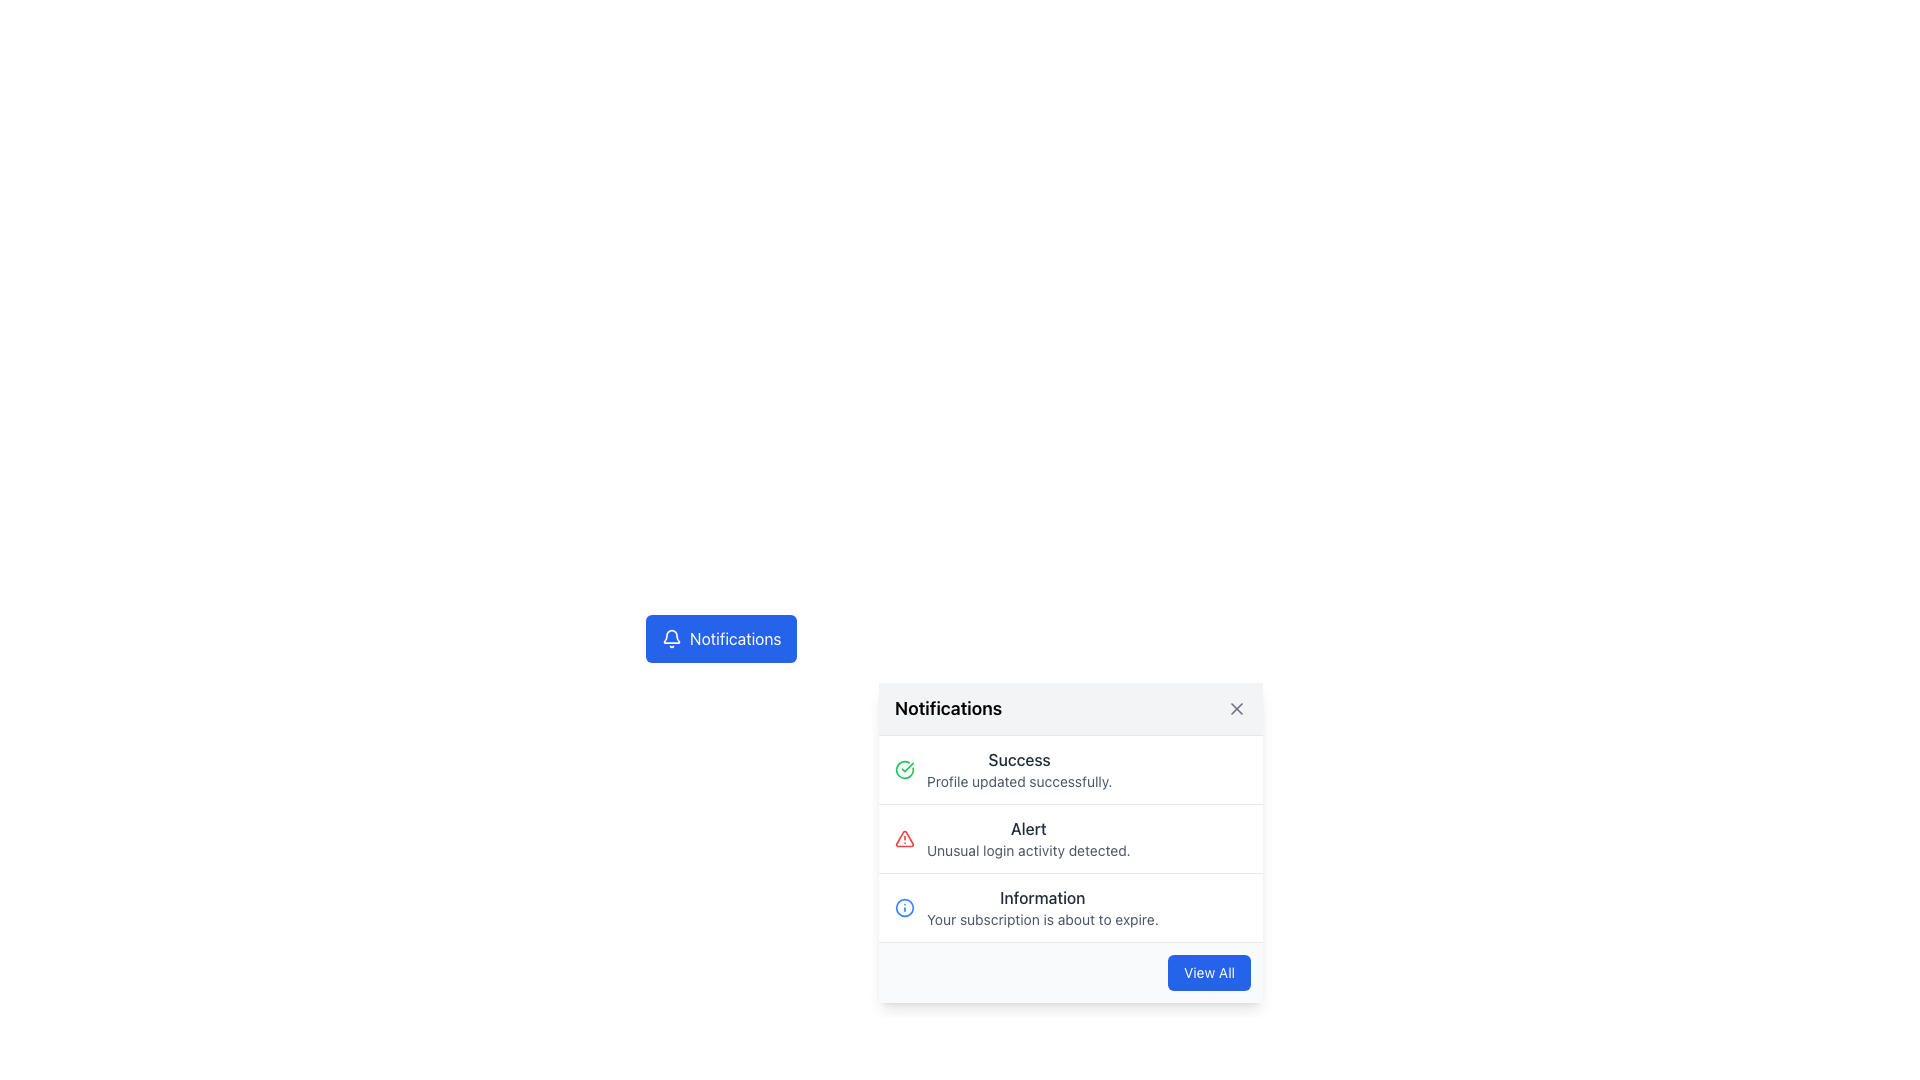  Describe the element at coordinates (1069, 907) in the screenshot. I see `the Notification Item titled 'Information' with the description 'Your subscription is about to expire' by moving the cursor to its center` at that location.